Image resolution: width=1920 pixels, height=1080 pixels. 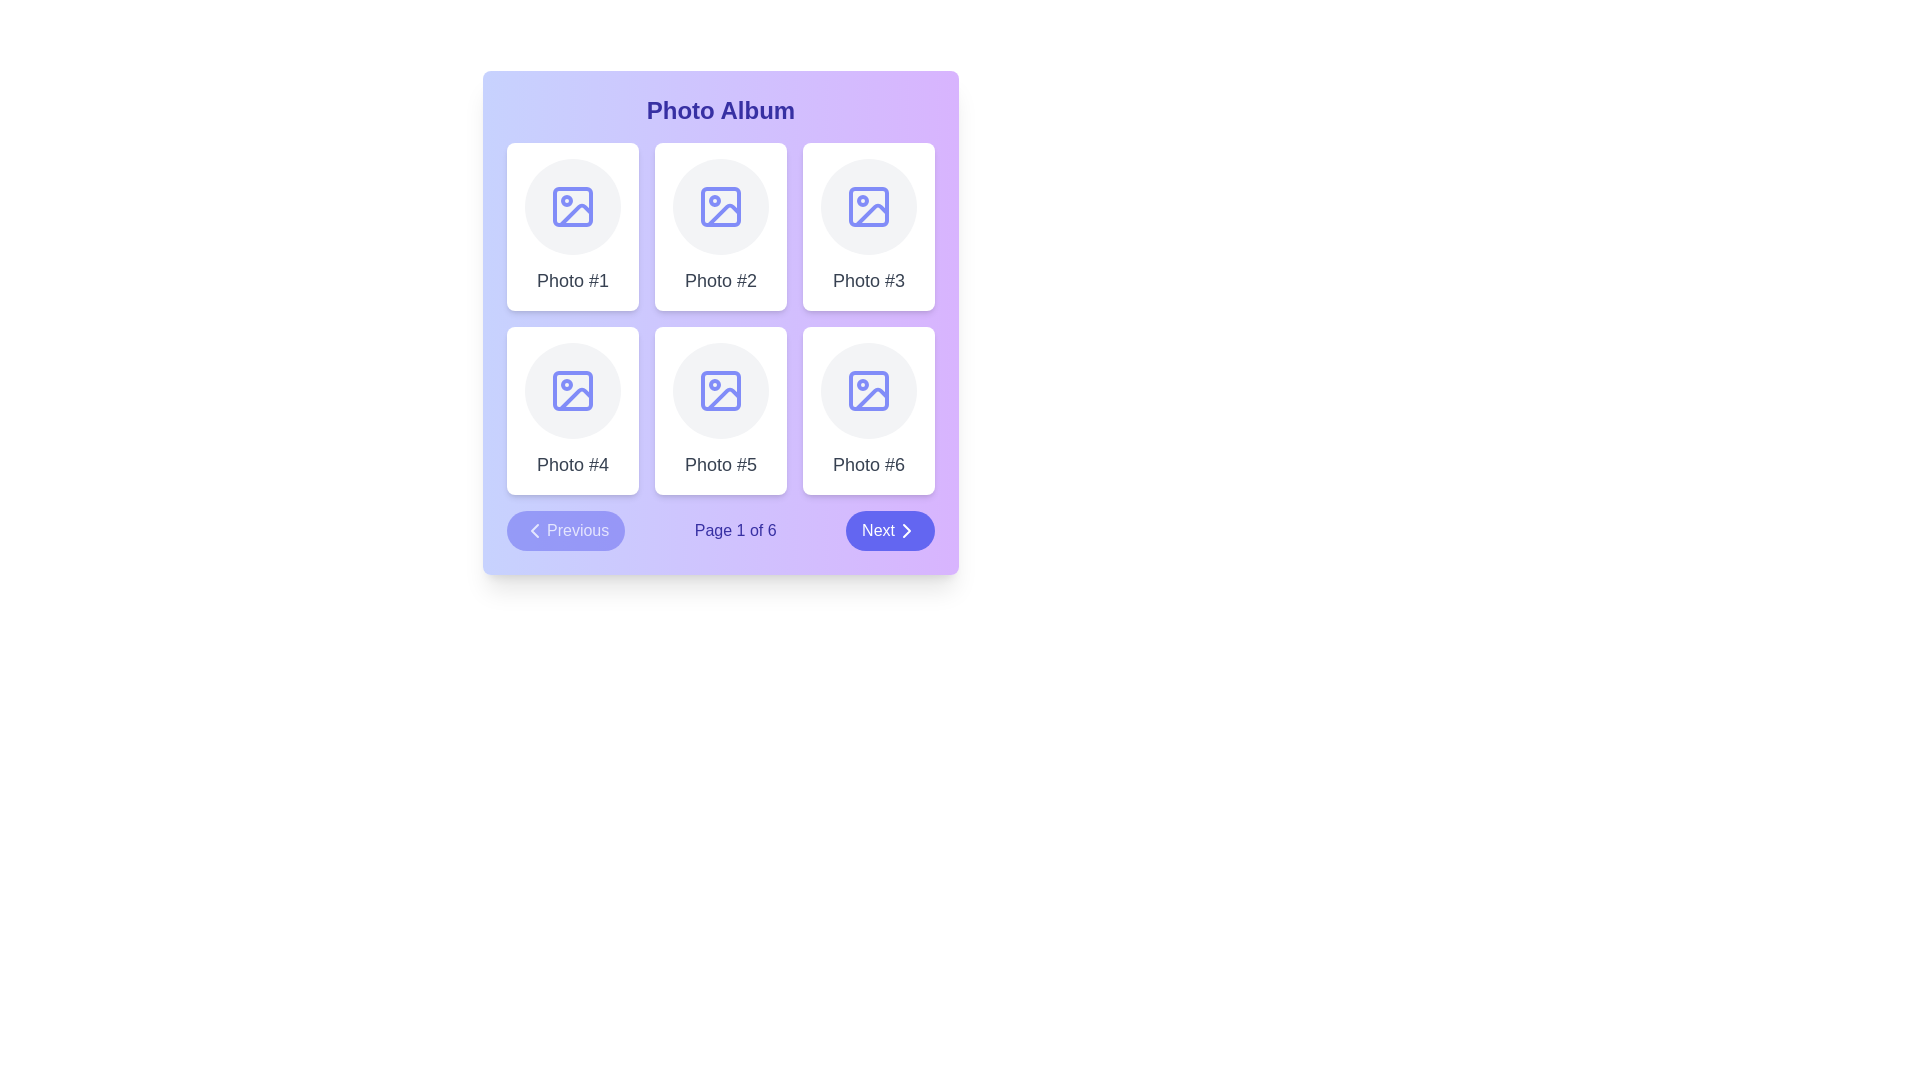 I want to click on the top-center icon in the 2x3 grid layout under the title 'Photo Album' to interact with the photo placeholder, so click(x=720, y=207).